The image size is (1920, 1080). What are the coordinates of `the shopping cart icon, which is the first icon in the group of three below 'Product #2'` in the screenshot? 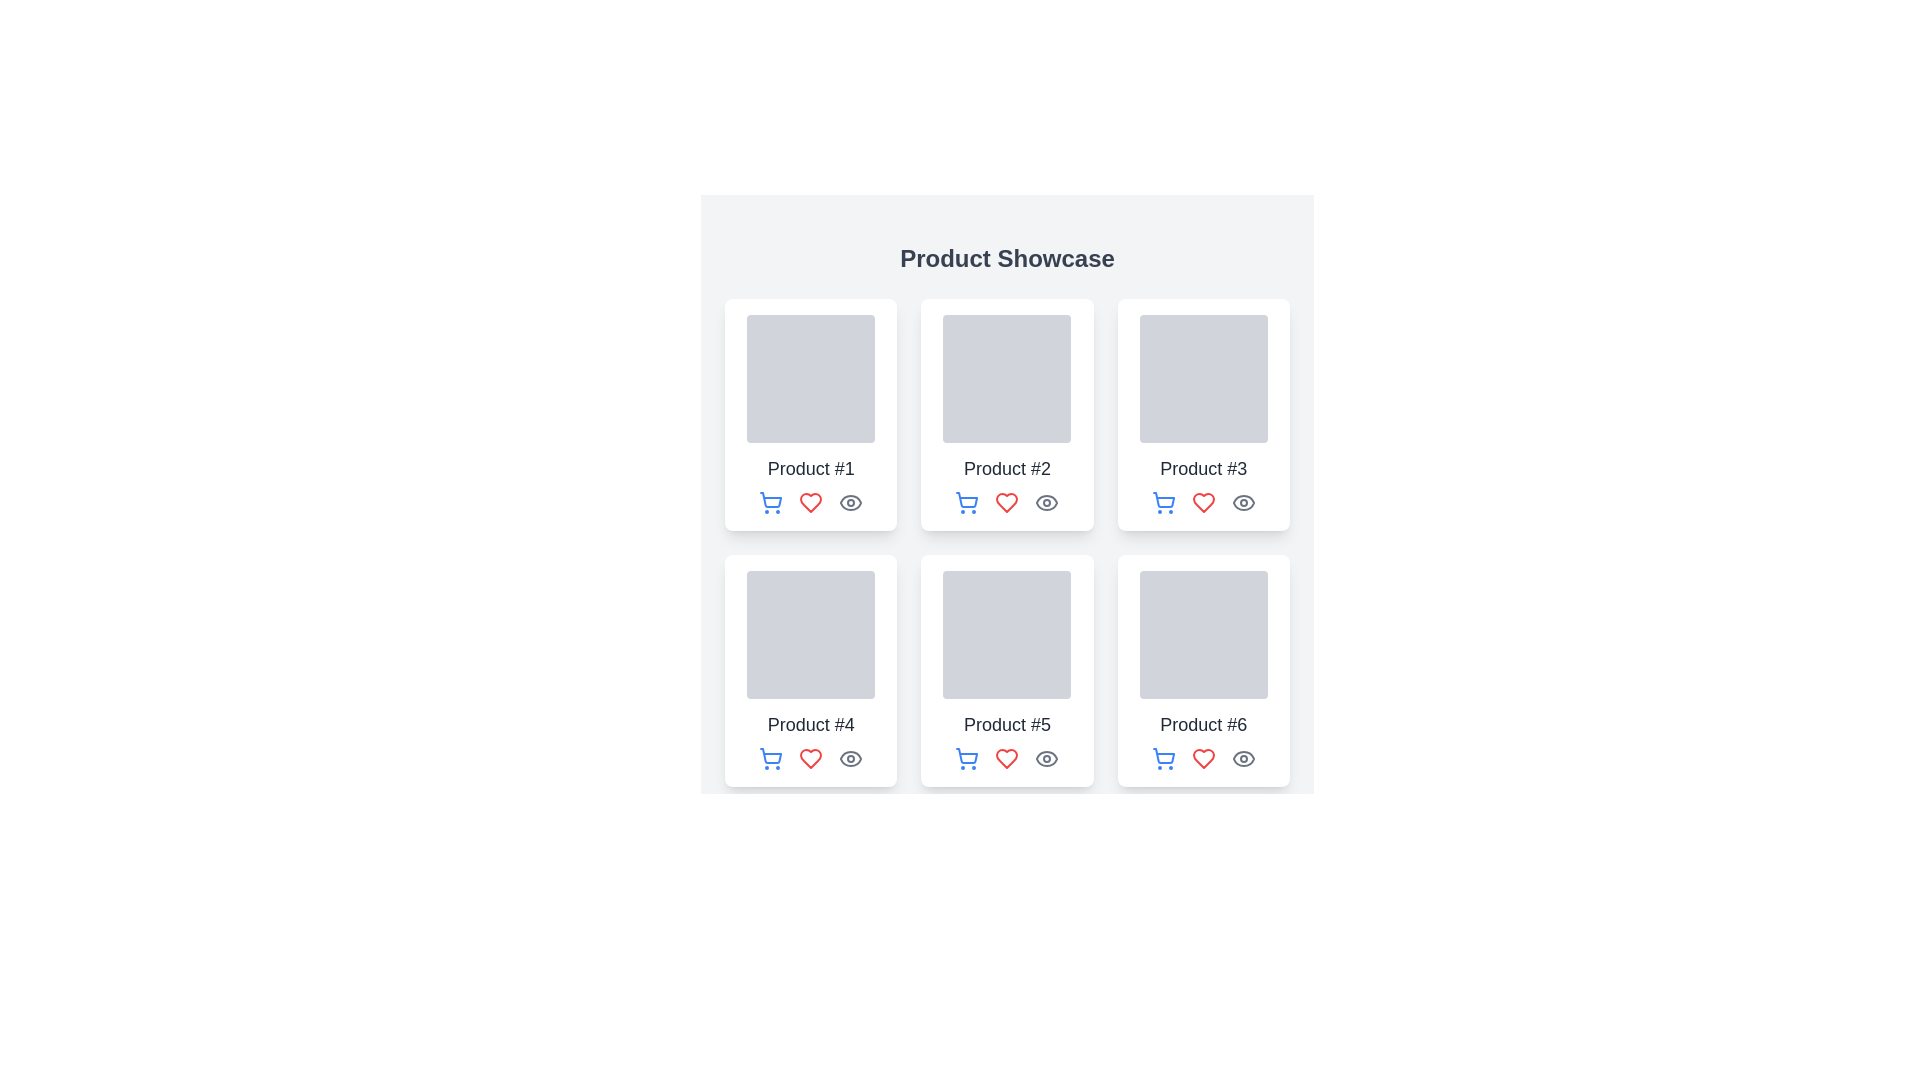 It's located at (967, 501).